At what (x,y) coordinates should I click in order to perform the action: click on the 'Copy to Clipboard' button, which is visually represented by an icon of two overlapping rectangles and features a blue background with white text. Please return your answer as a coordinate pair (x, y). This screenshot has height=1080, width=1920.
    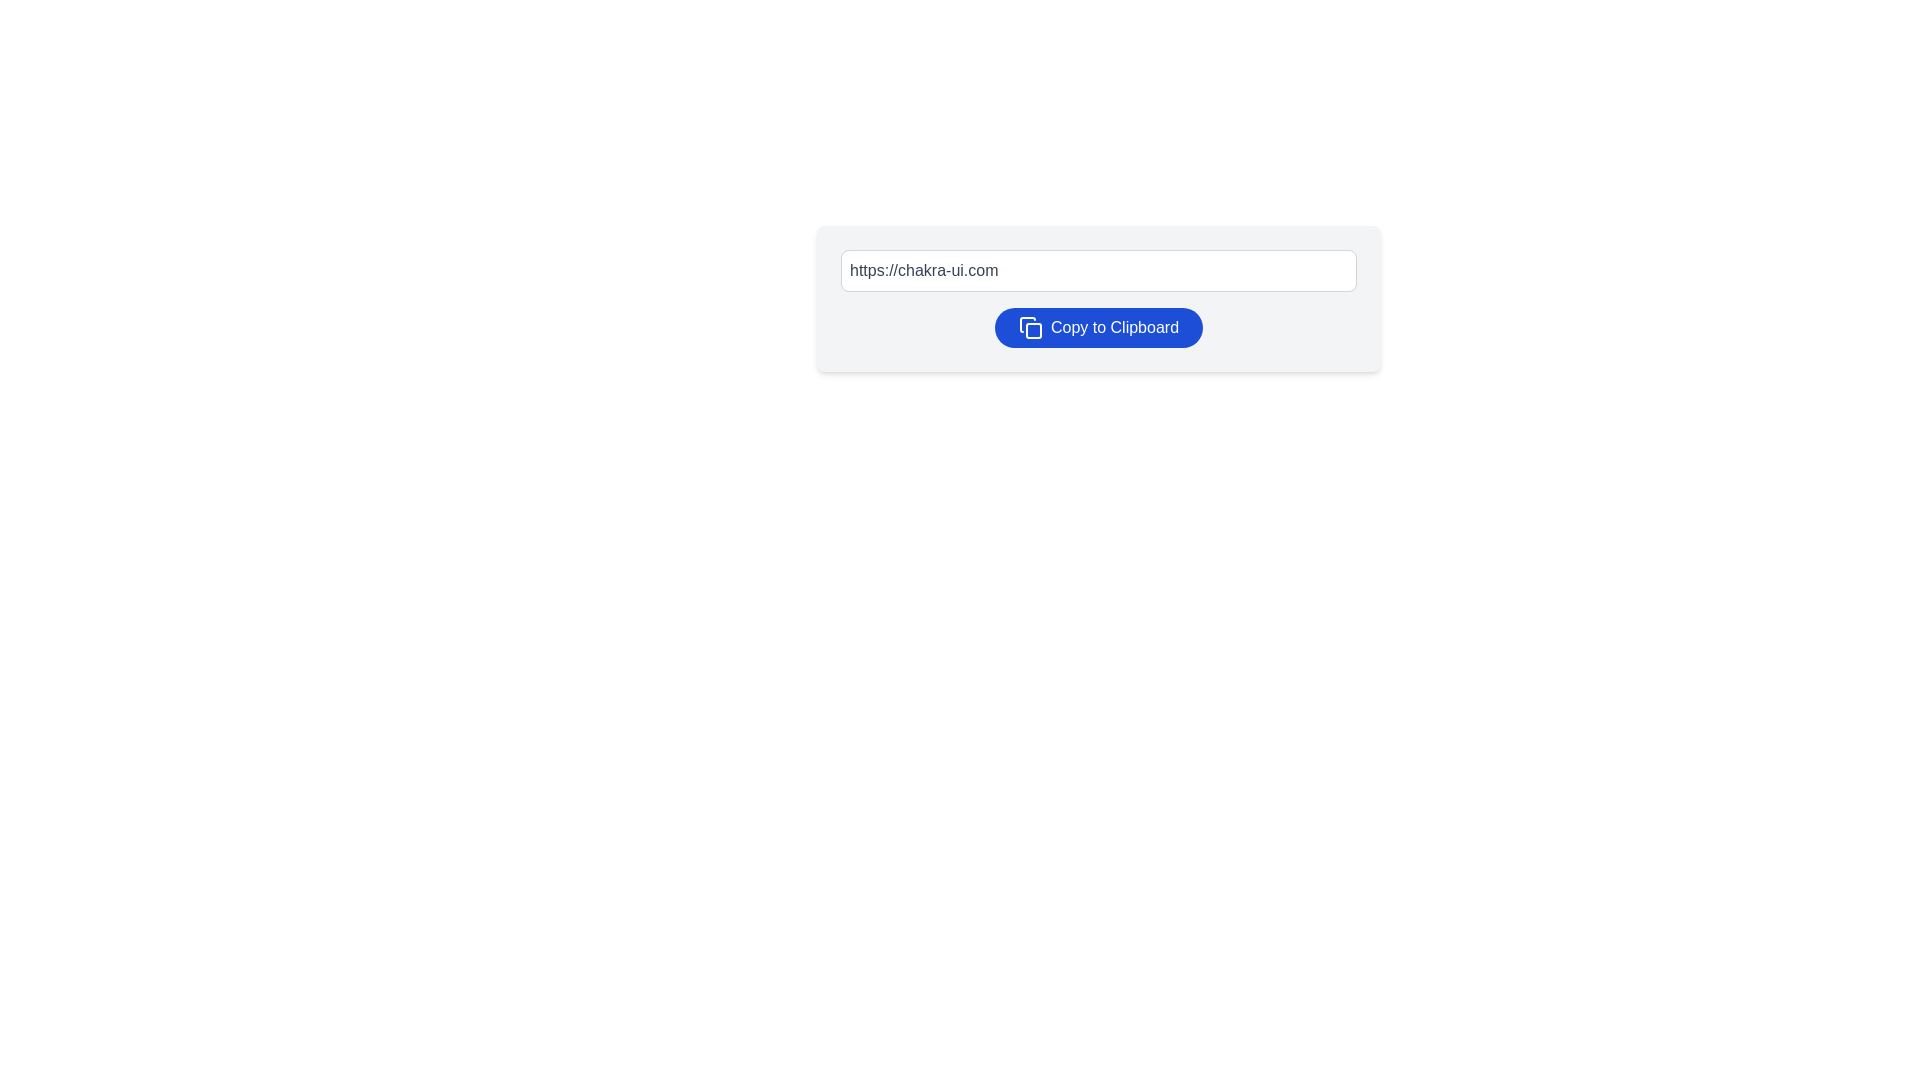
    Looking at the image, I should click on (1098, 326).